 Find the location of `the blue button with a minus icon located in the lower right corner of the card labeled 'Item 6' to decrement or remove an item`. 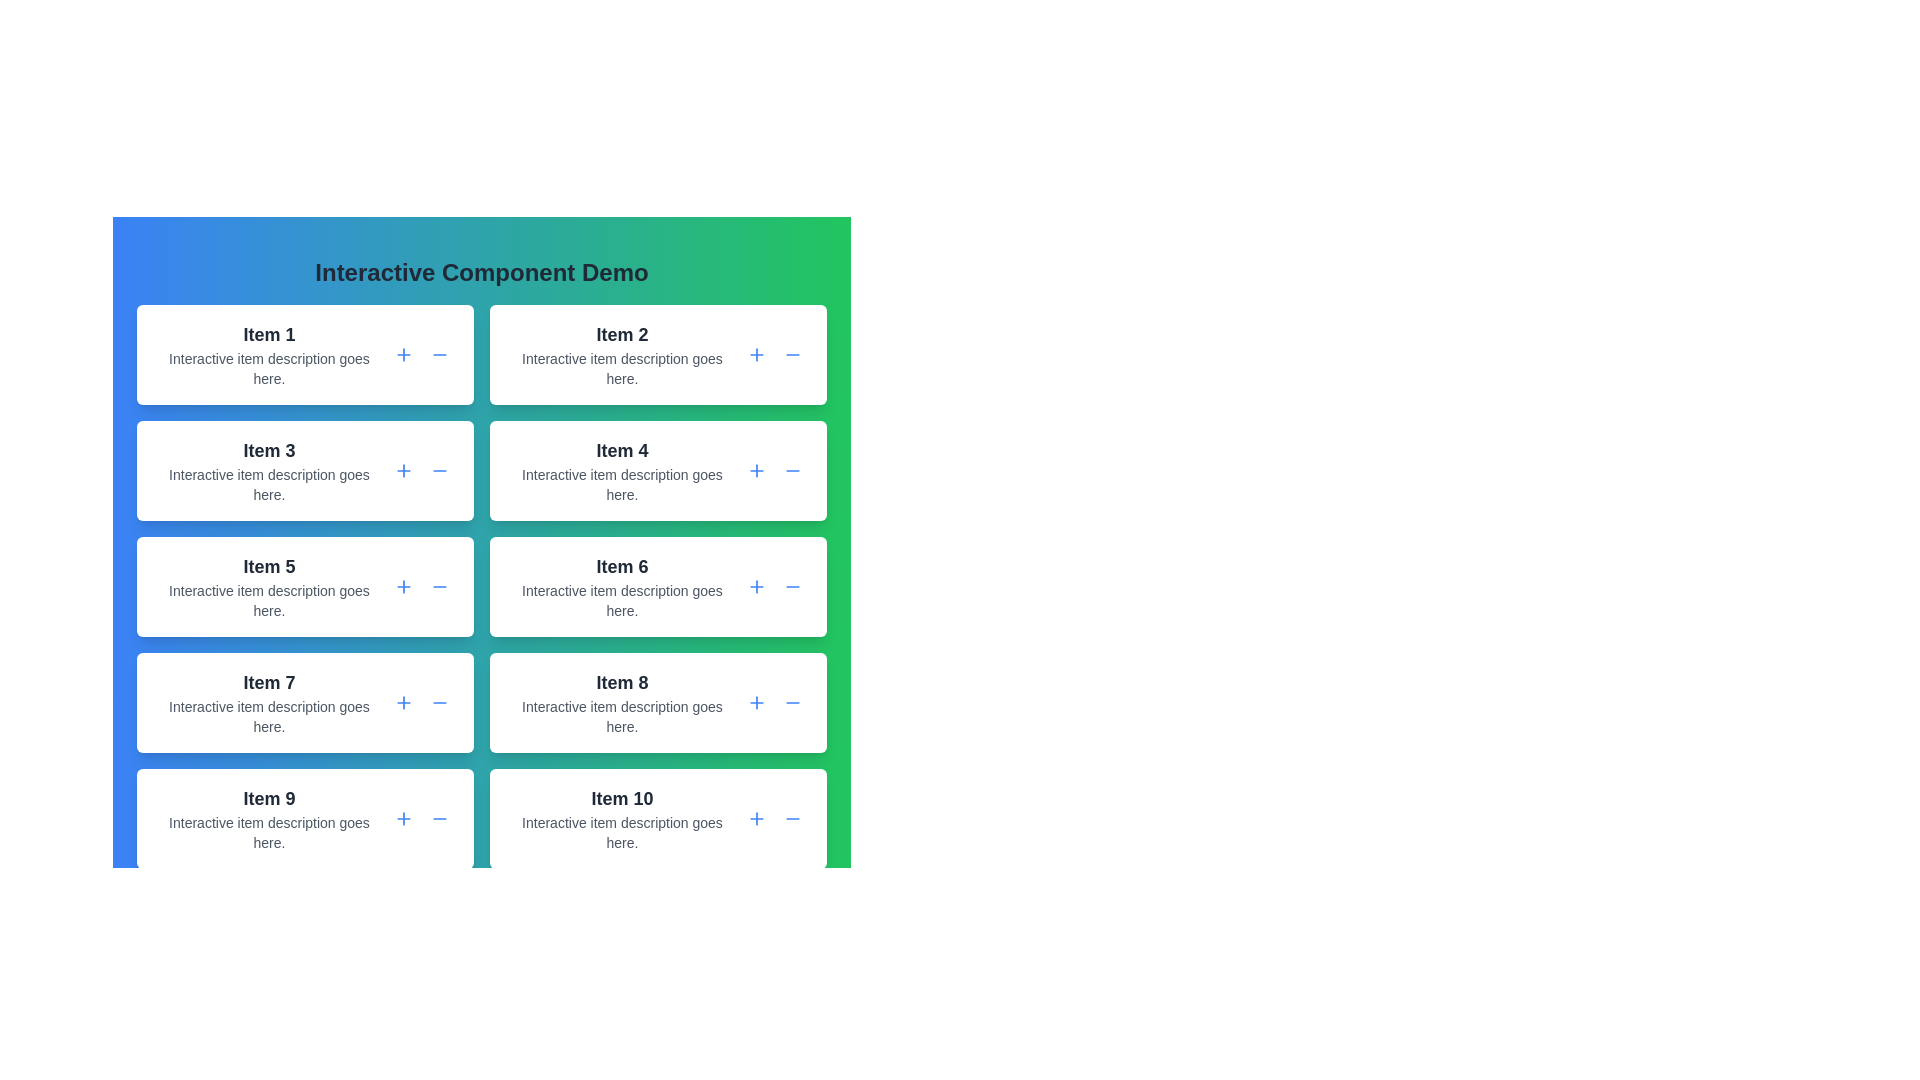

the blue button with a minus icon located in the lower right corner of the card labeled 'Item 6' to decrement or remove an item is located at coordinates (791, 585).